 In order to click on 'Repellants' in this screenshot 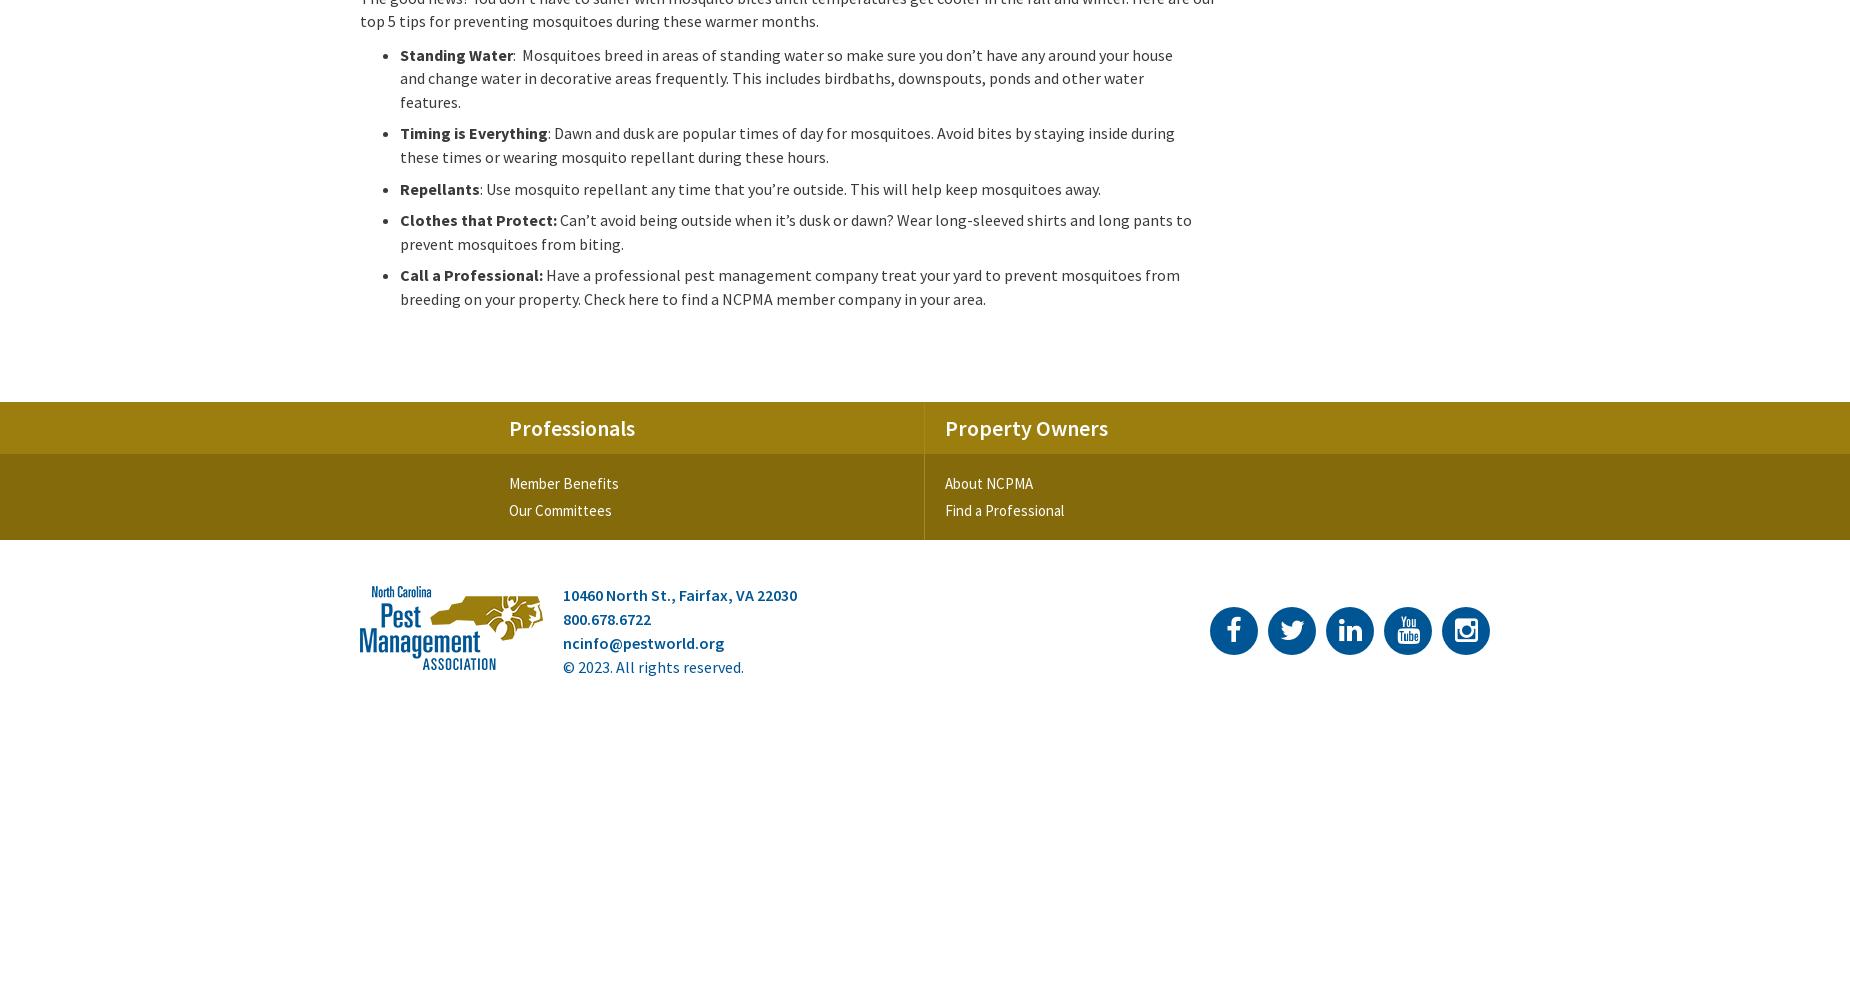, I will do `click(438, 188)`.